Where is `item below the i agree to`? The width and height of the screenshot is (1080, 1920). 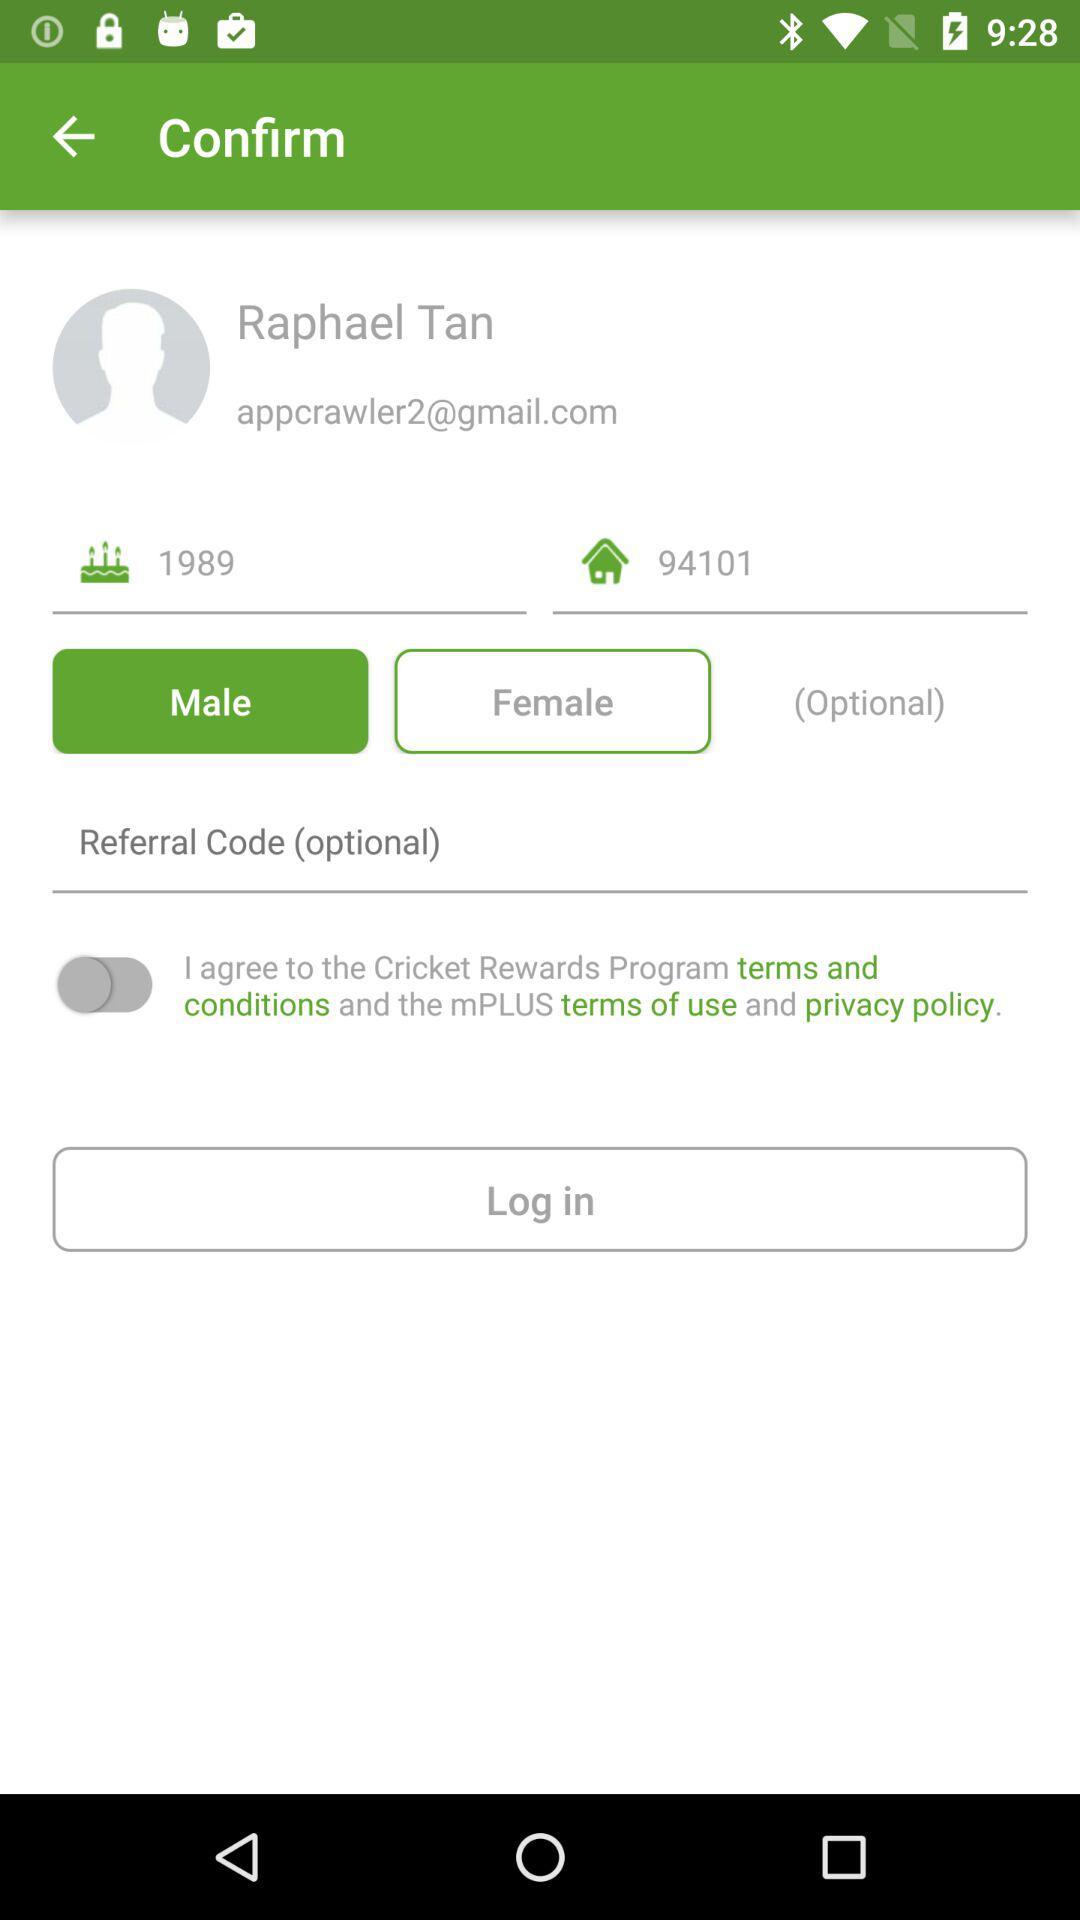 item below the i agree to is located at coordinates (540, 1199).